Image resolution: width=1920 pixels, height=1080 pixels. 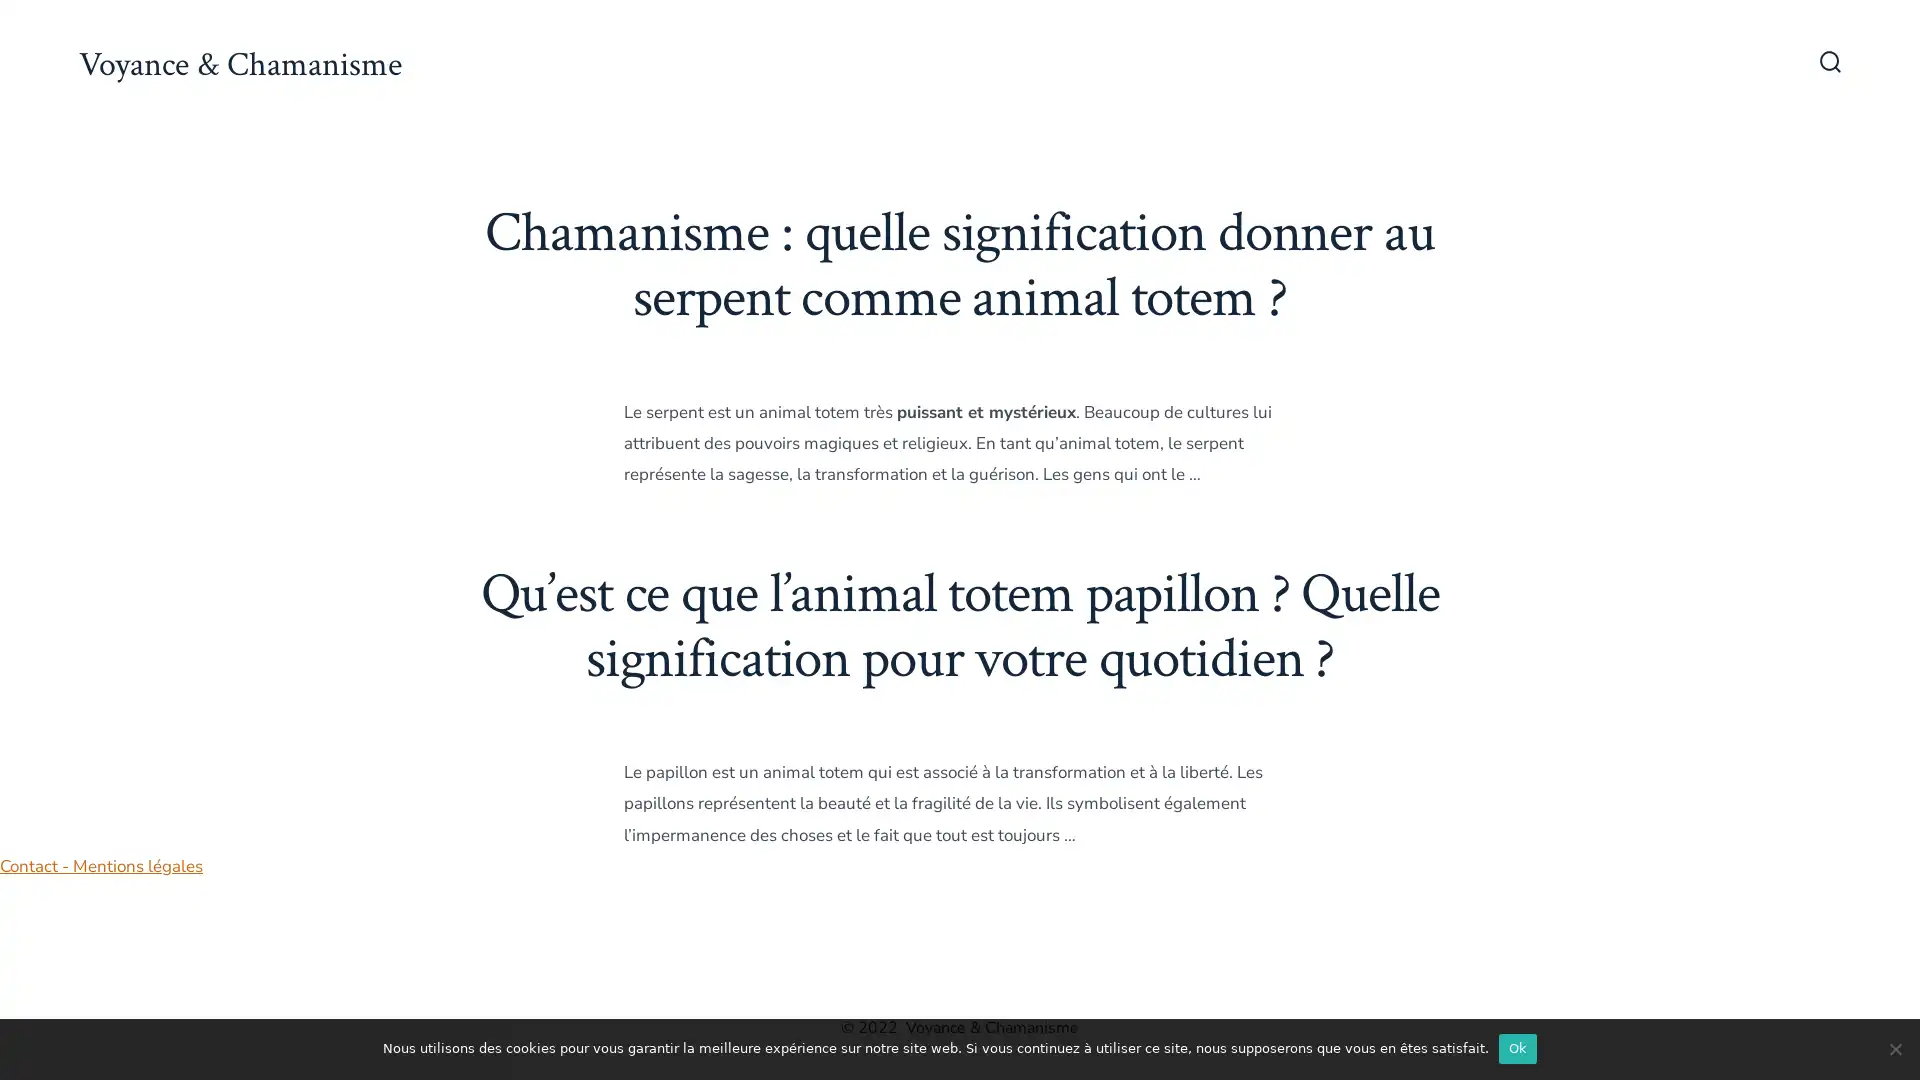 I want to click on Bascule Rechercher, so click(x=1829, y=63).